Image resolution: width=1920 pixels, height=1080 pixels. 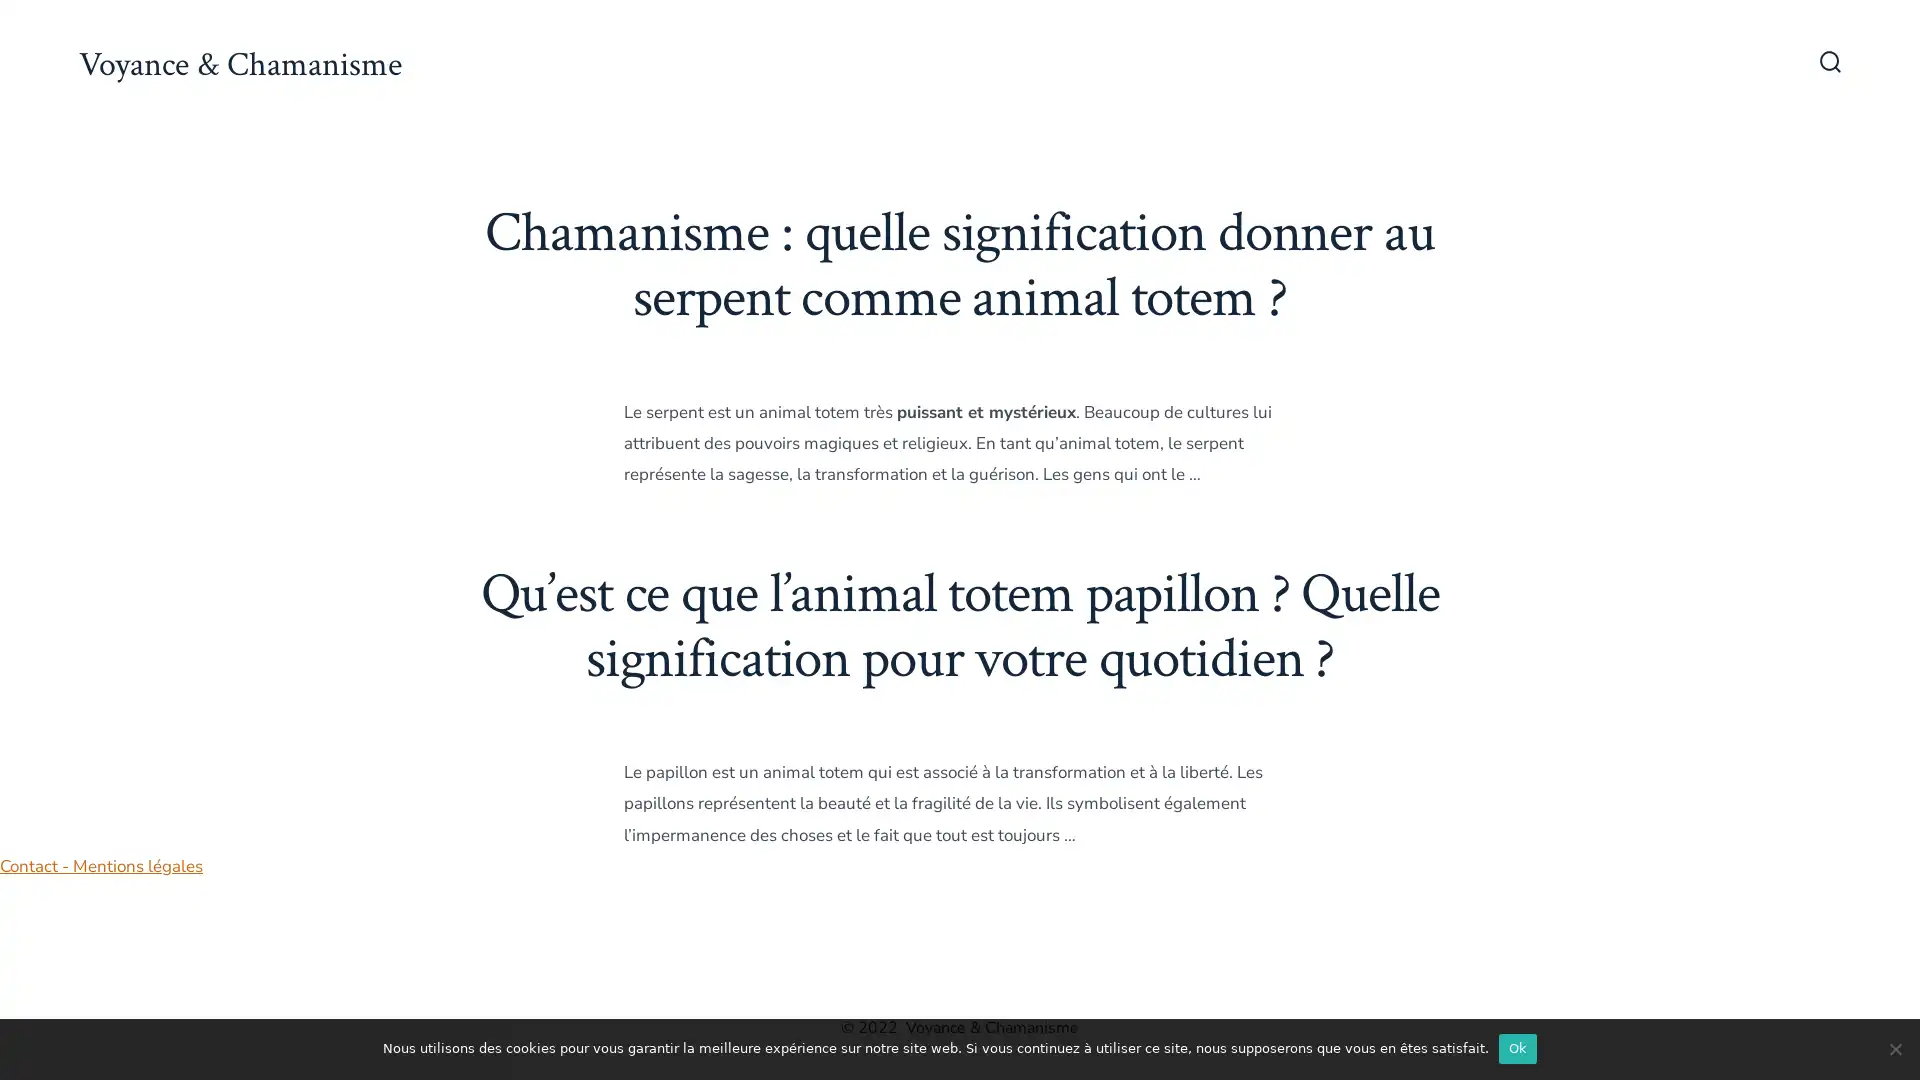 I want to click on Bascule Rechercher, so click(x=1829, y=63).